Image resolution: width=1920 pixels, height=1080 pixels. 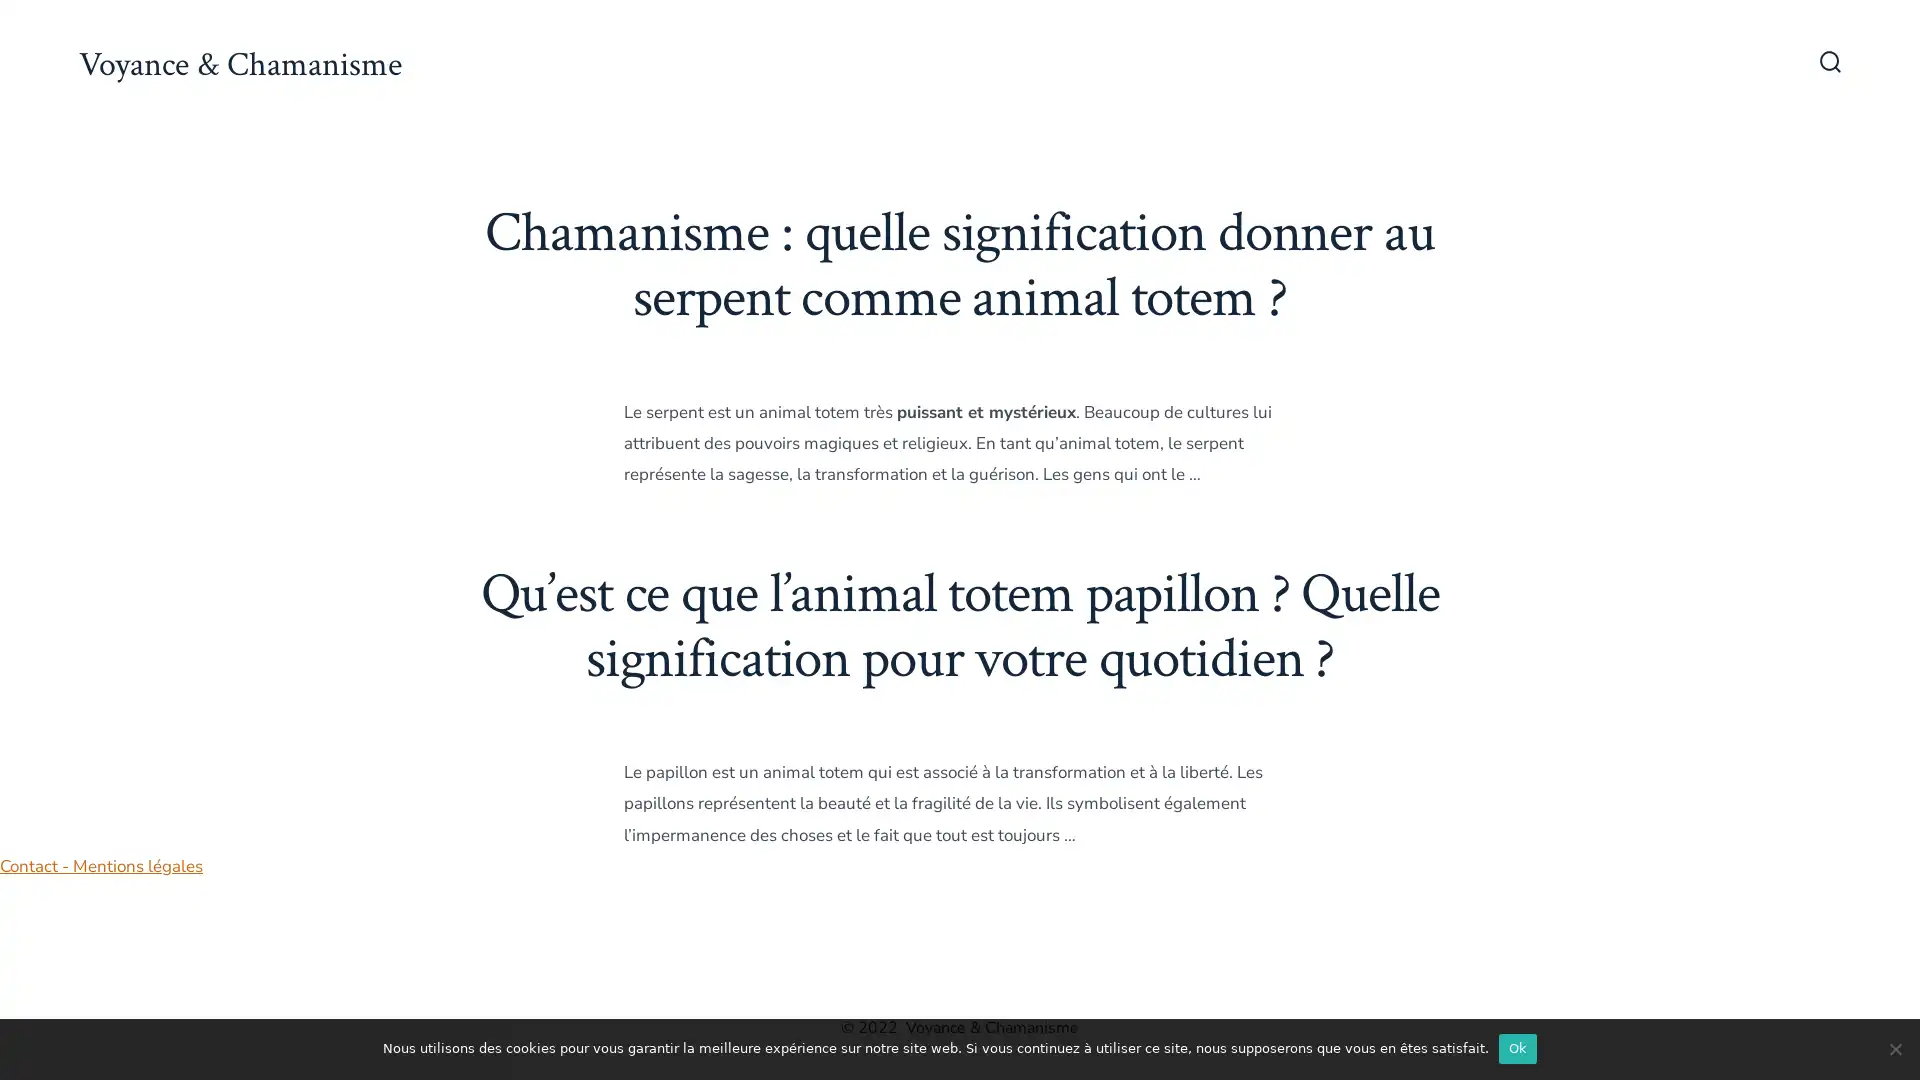 I want to click on Bascule Rechercher, so click(x=1829, y=63).